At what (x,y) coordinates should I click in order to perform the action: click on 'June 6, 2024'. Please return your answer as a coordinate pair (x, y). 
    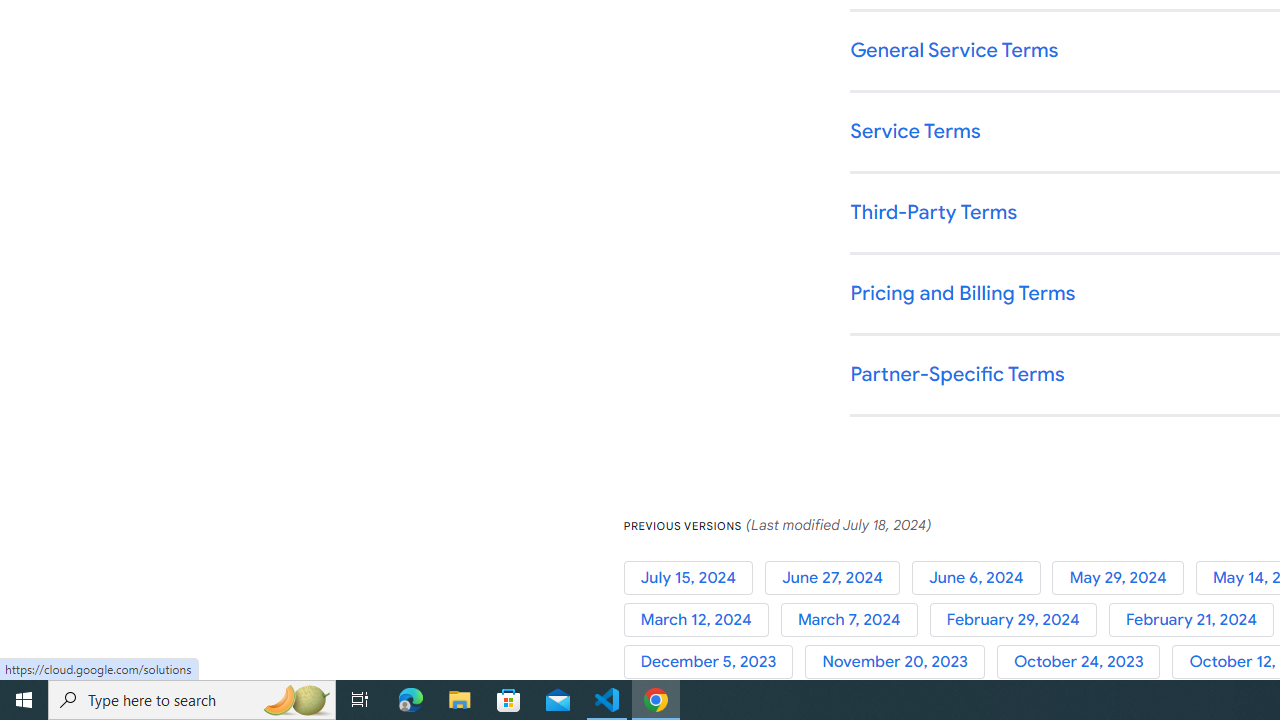
    Looking at the image, I should click on (982, 577).